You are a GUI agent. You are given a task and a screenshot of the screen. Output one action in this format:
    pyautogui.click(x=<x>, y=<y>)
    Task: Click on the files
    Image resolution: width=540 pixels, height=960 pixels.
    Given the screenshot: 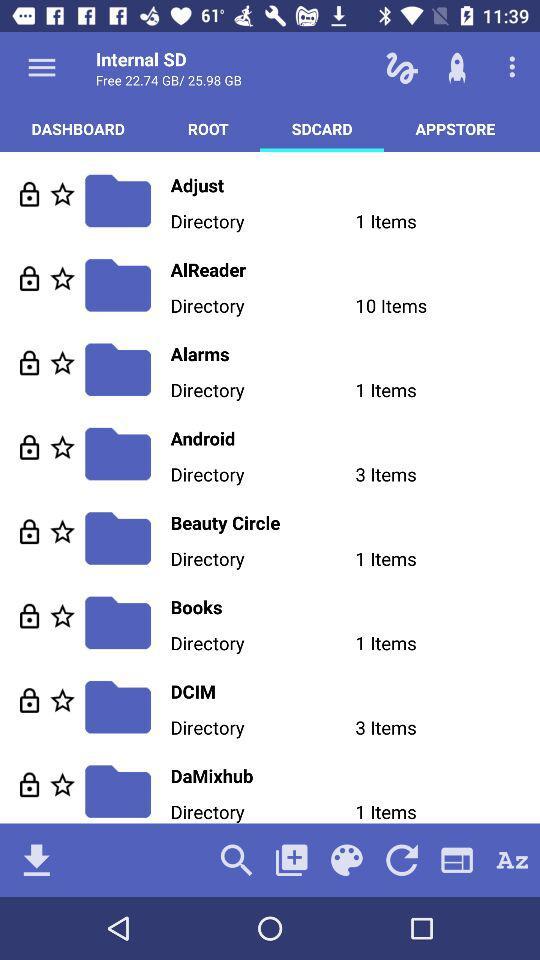 What is the action you would take?
    pyautogui.click(x=62, y=700)
    